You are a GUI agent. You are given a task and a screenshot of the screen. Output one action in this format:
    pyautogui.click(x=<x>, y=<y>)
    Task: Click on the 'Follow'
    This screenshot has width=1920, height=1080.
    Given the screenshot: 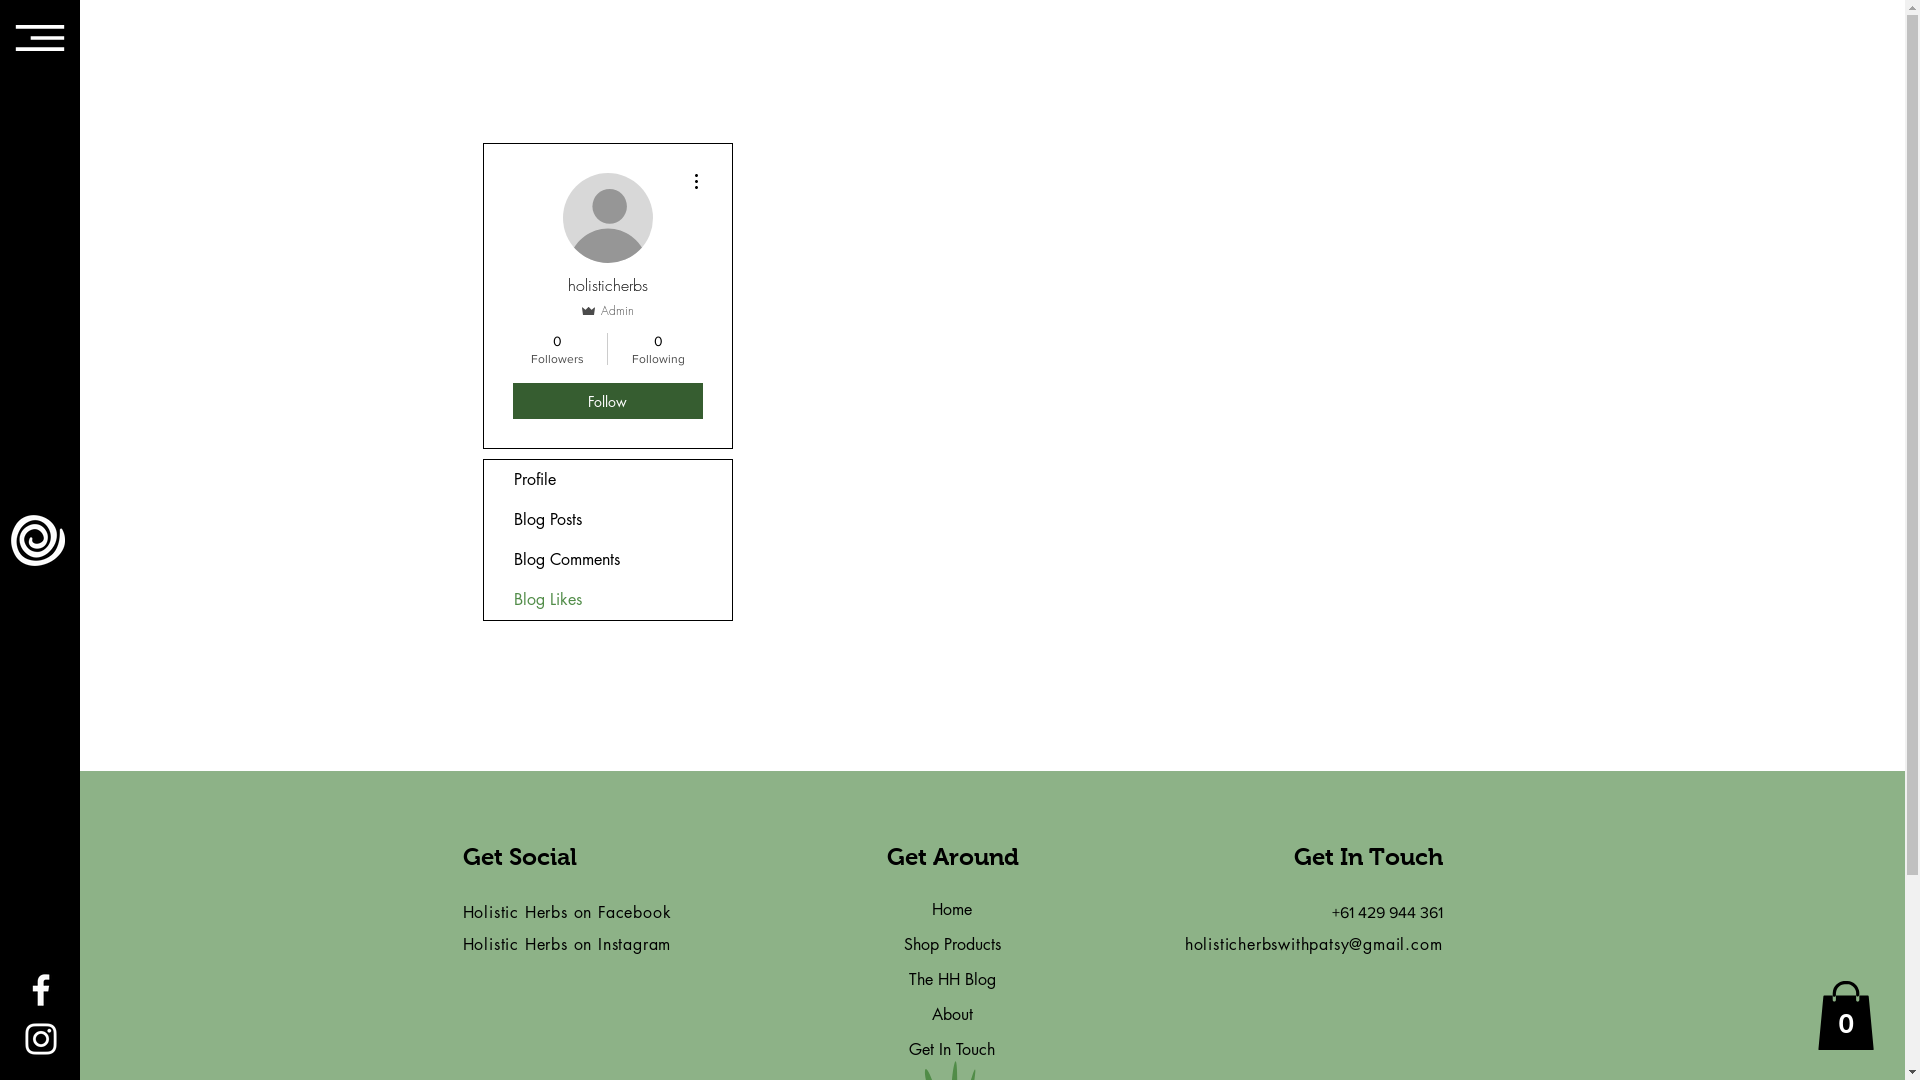 What is the action you would take?
    pyautogui.click(x=605, y=401)
    